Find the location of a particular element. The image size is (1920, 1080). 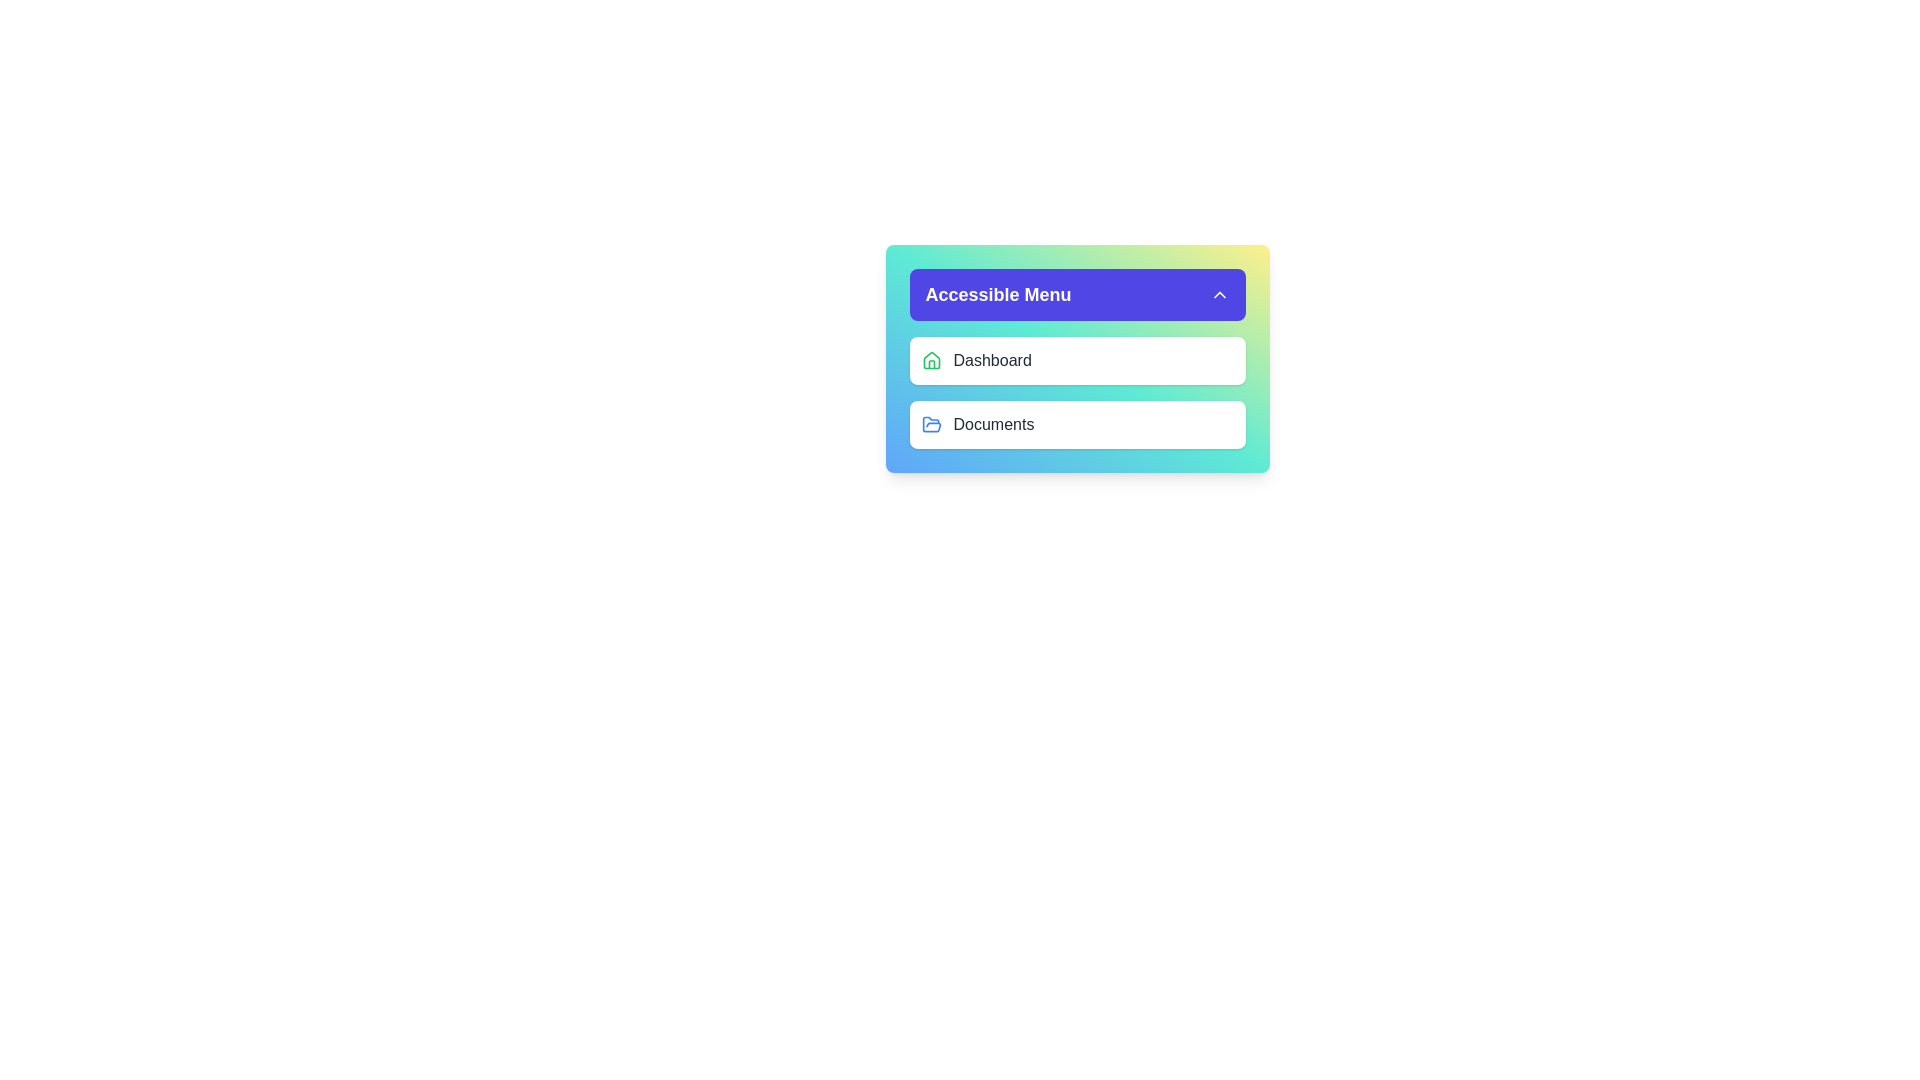

the upward-pointing chevron icon button with a white design against a vibrant blue background, located on the right side of the 'Accessible Menu' header is located at coordinates (1218, 294).